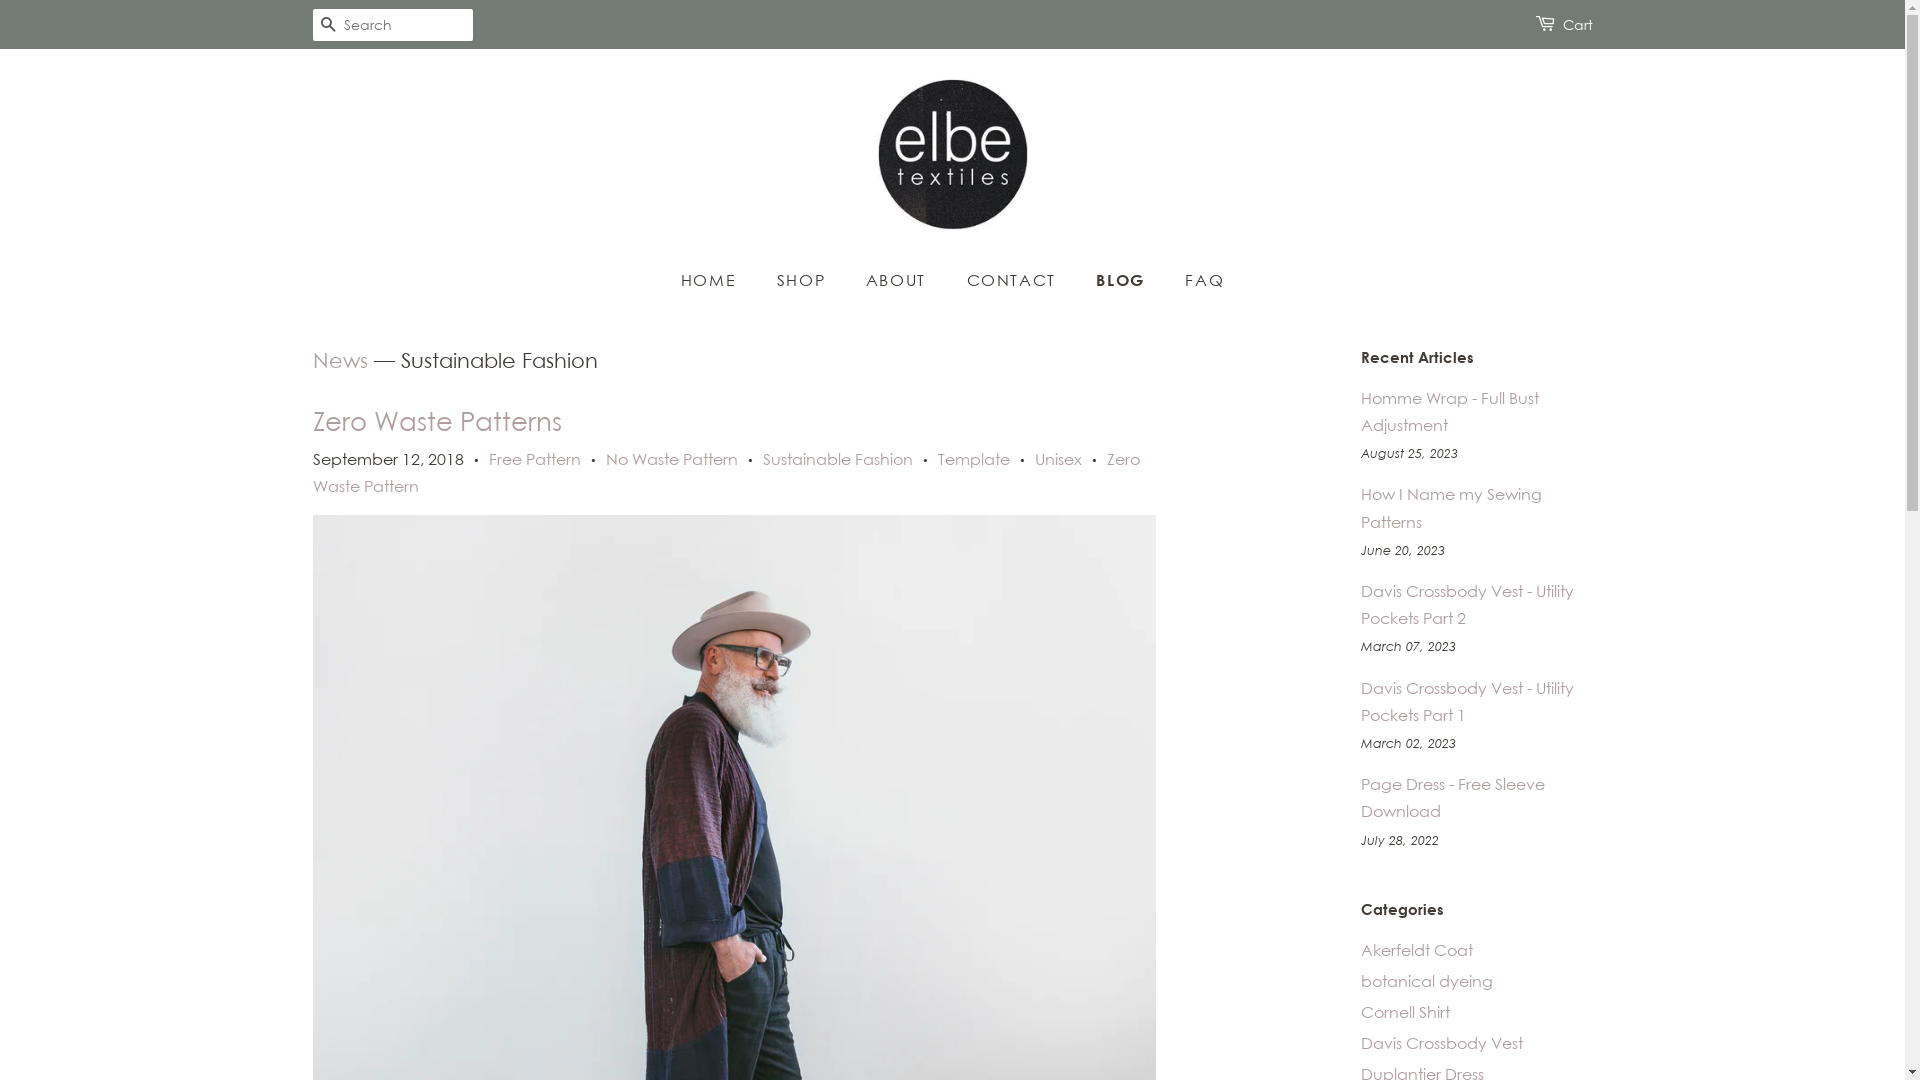 The height and width of the screenshot is (1080, 1920). Describe the element at coordinates (1560, 24) in the screenshot. I see `'Cart'` at that location.